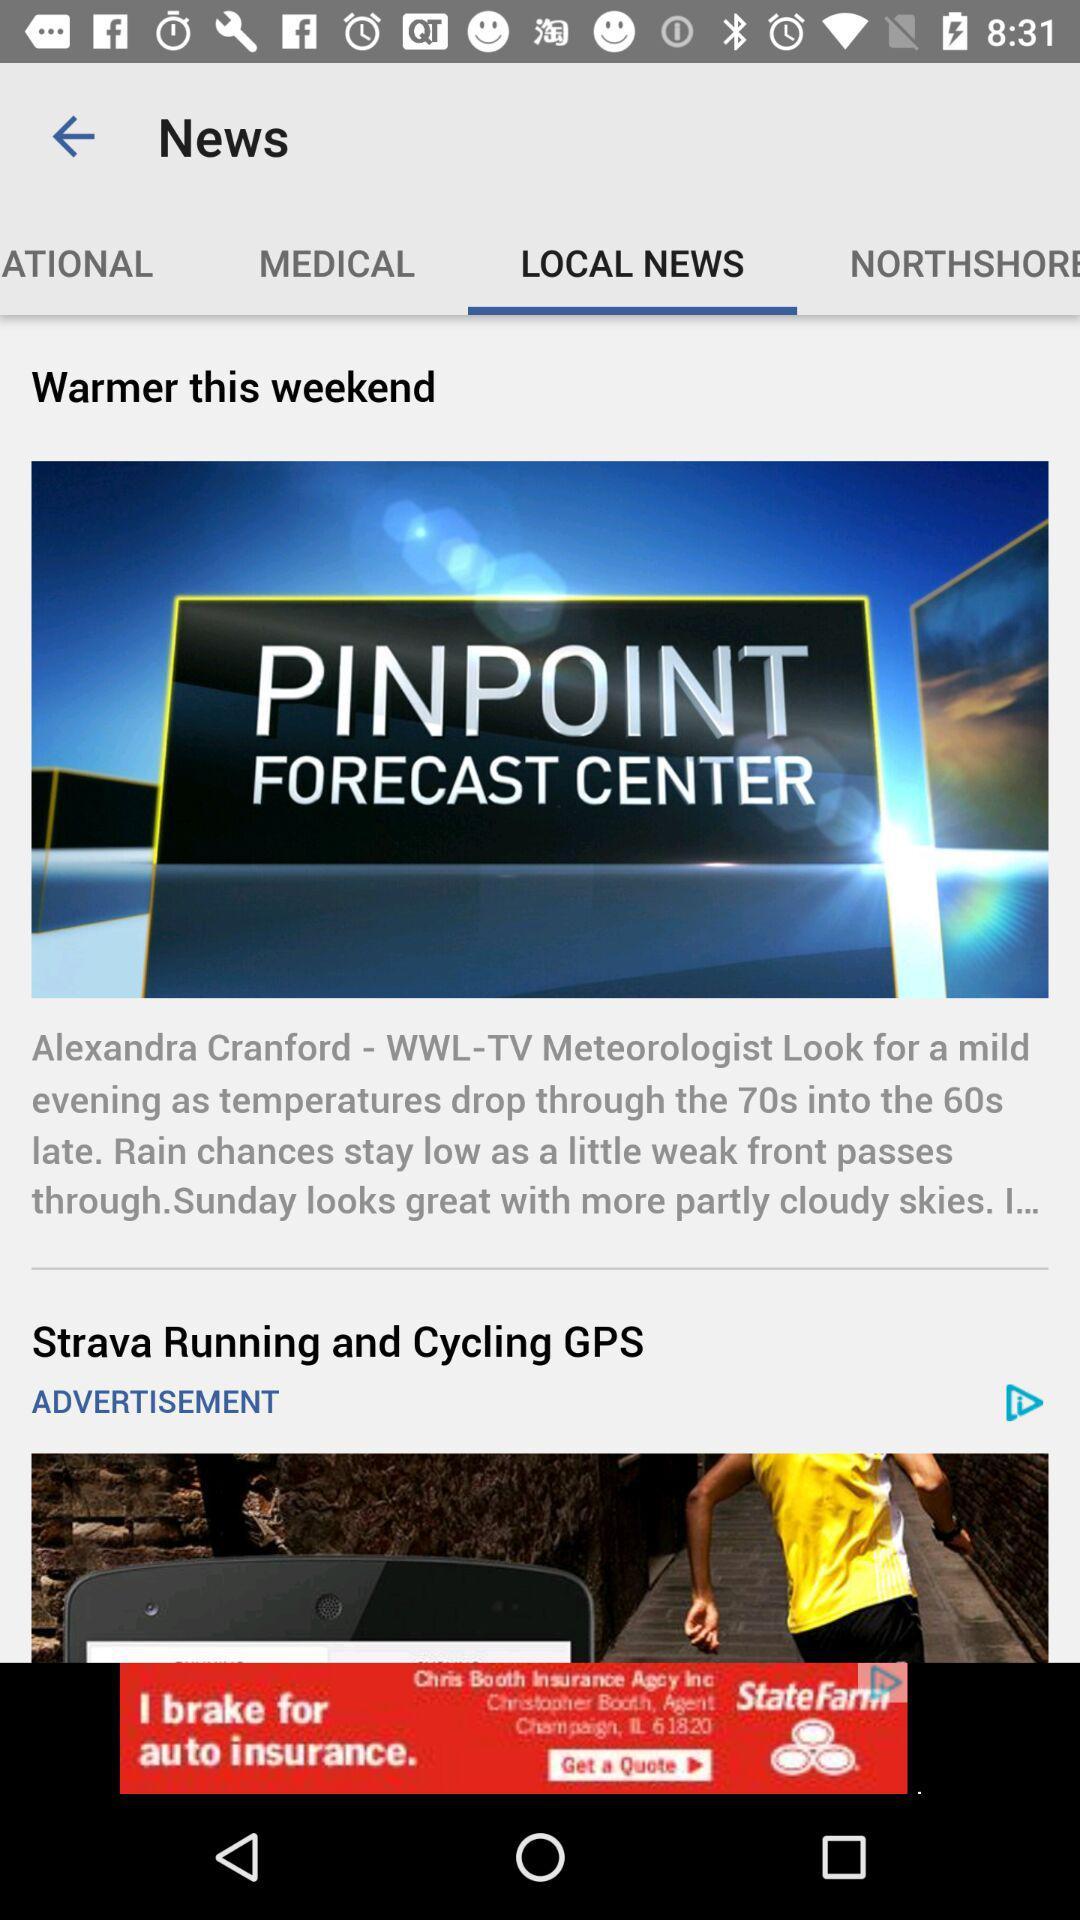 The height and width of the screenshot is (1920, 1080). I want to click on icon below alexandra cranford wwl, so click(540, 1340).